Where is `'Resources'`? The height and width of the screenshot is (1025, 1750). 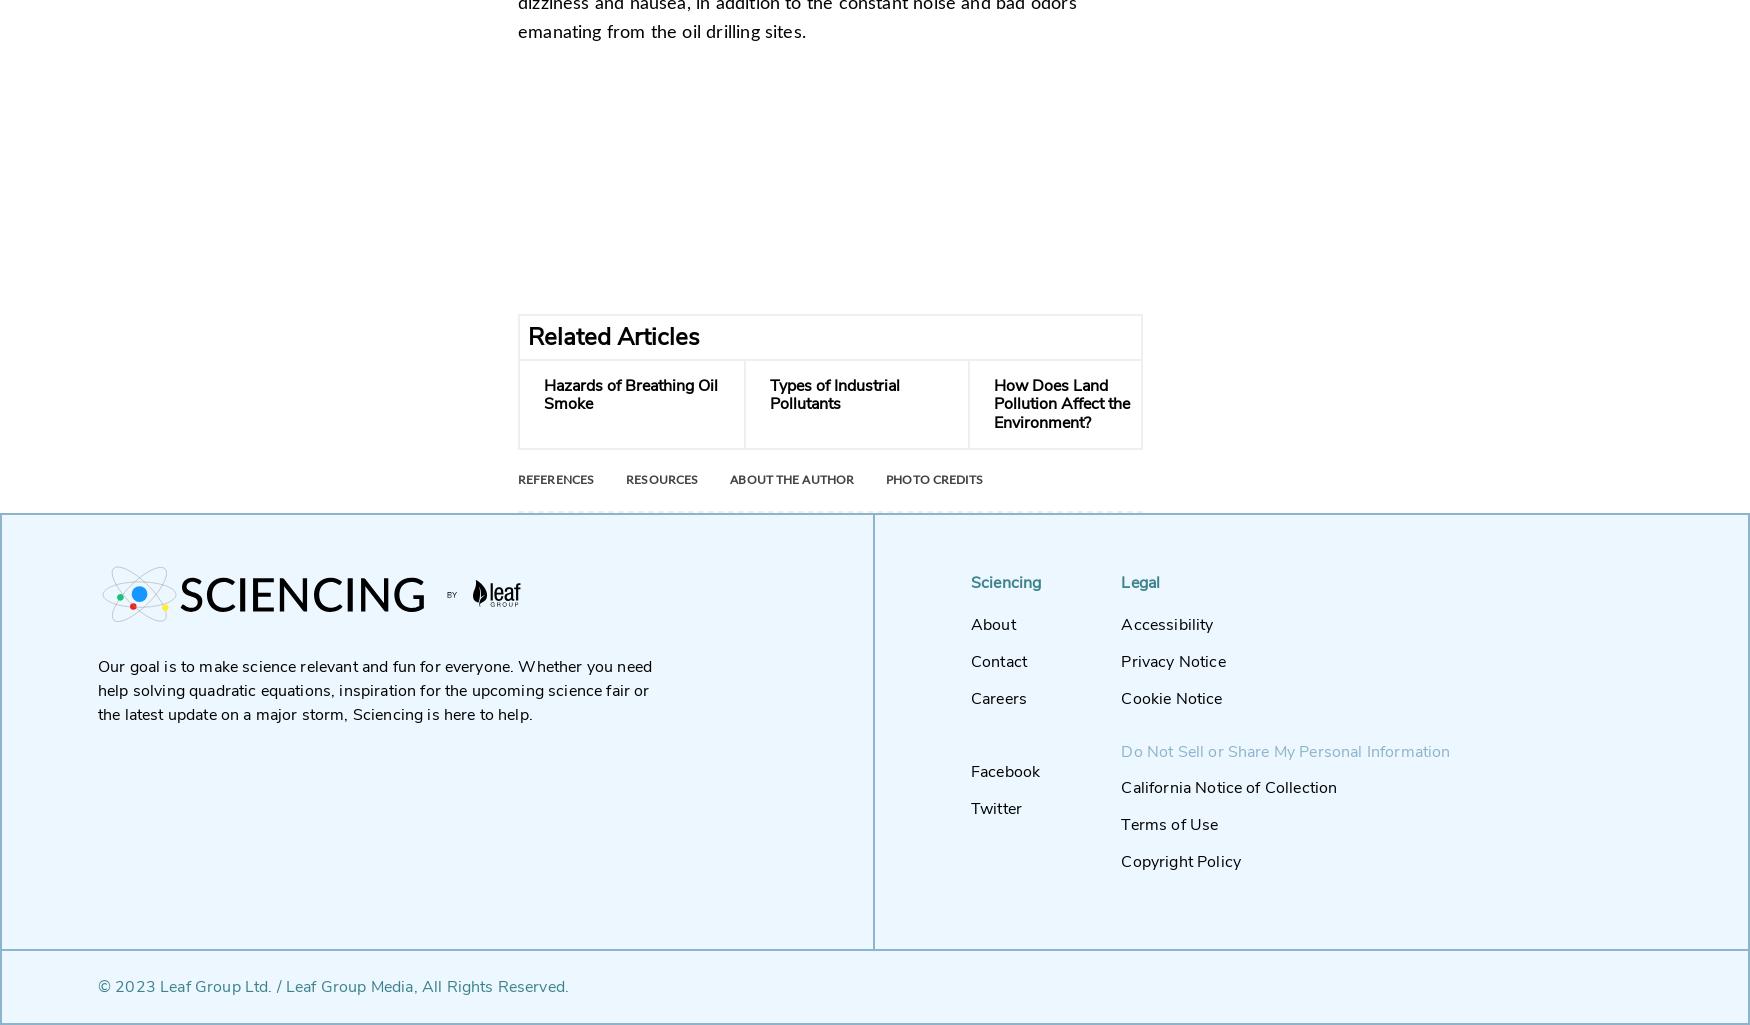
'Resources' is located at coordinates (661, 480).